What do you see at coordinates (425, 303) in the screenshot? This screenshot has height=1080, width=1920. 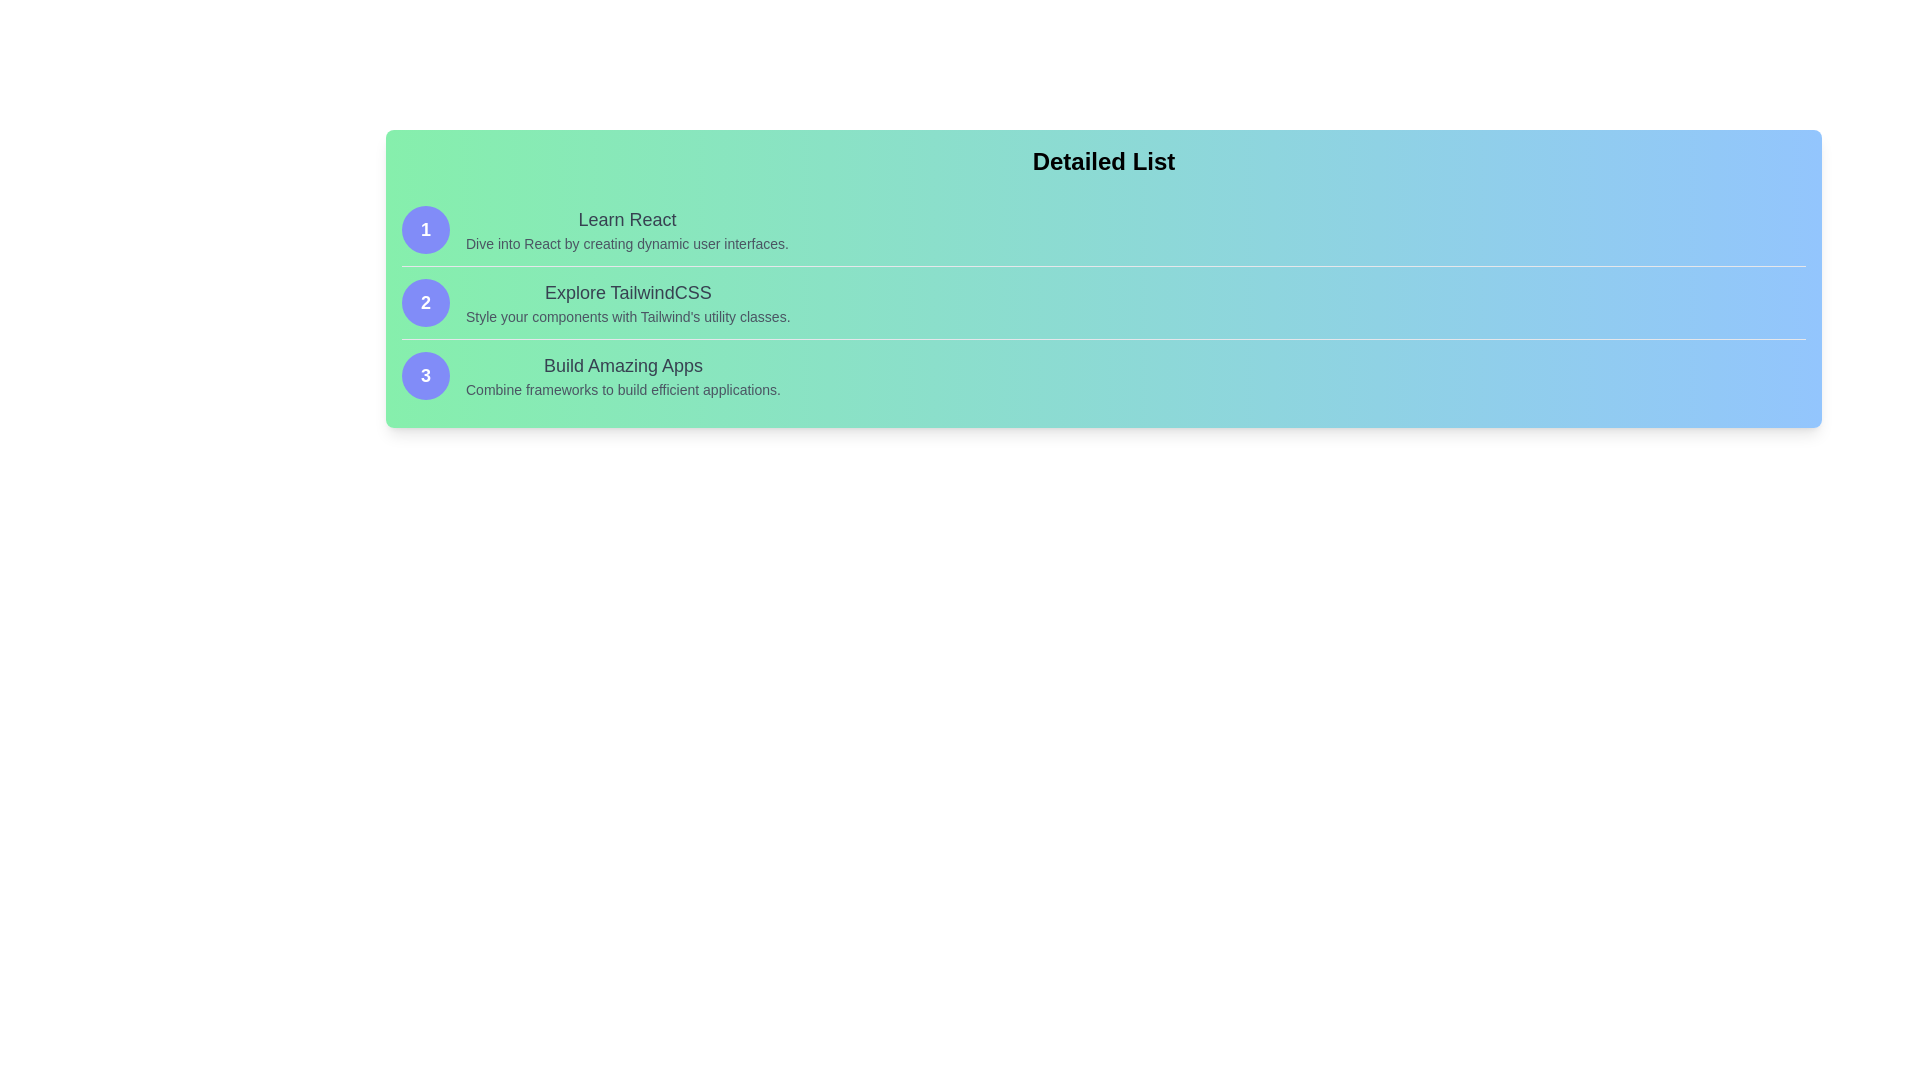 I see `numeral '2' displayed in bold white font within the indigo circular background, which is the second item in the left column of a three-item list` at bounding box center [425, 303].